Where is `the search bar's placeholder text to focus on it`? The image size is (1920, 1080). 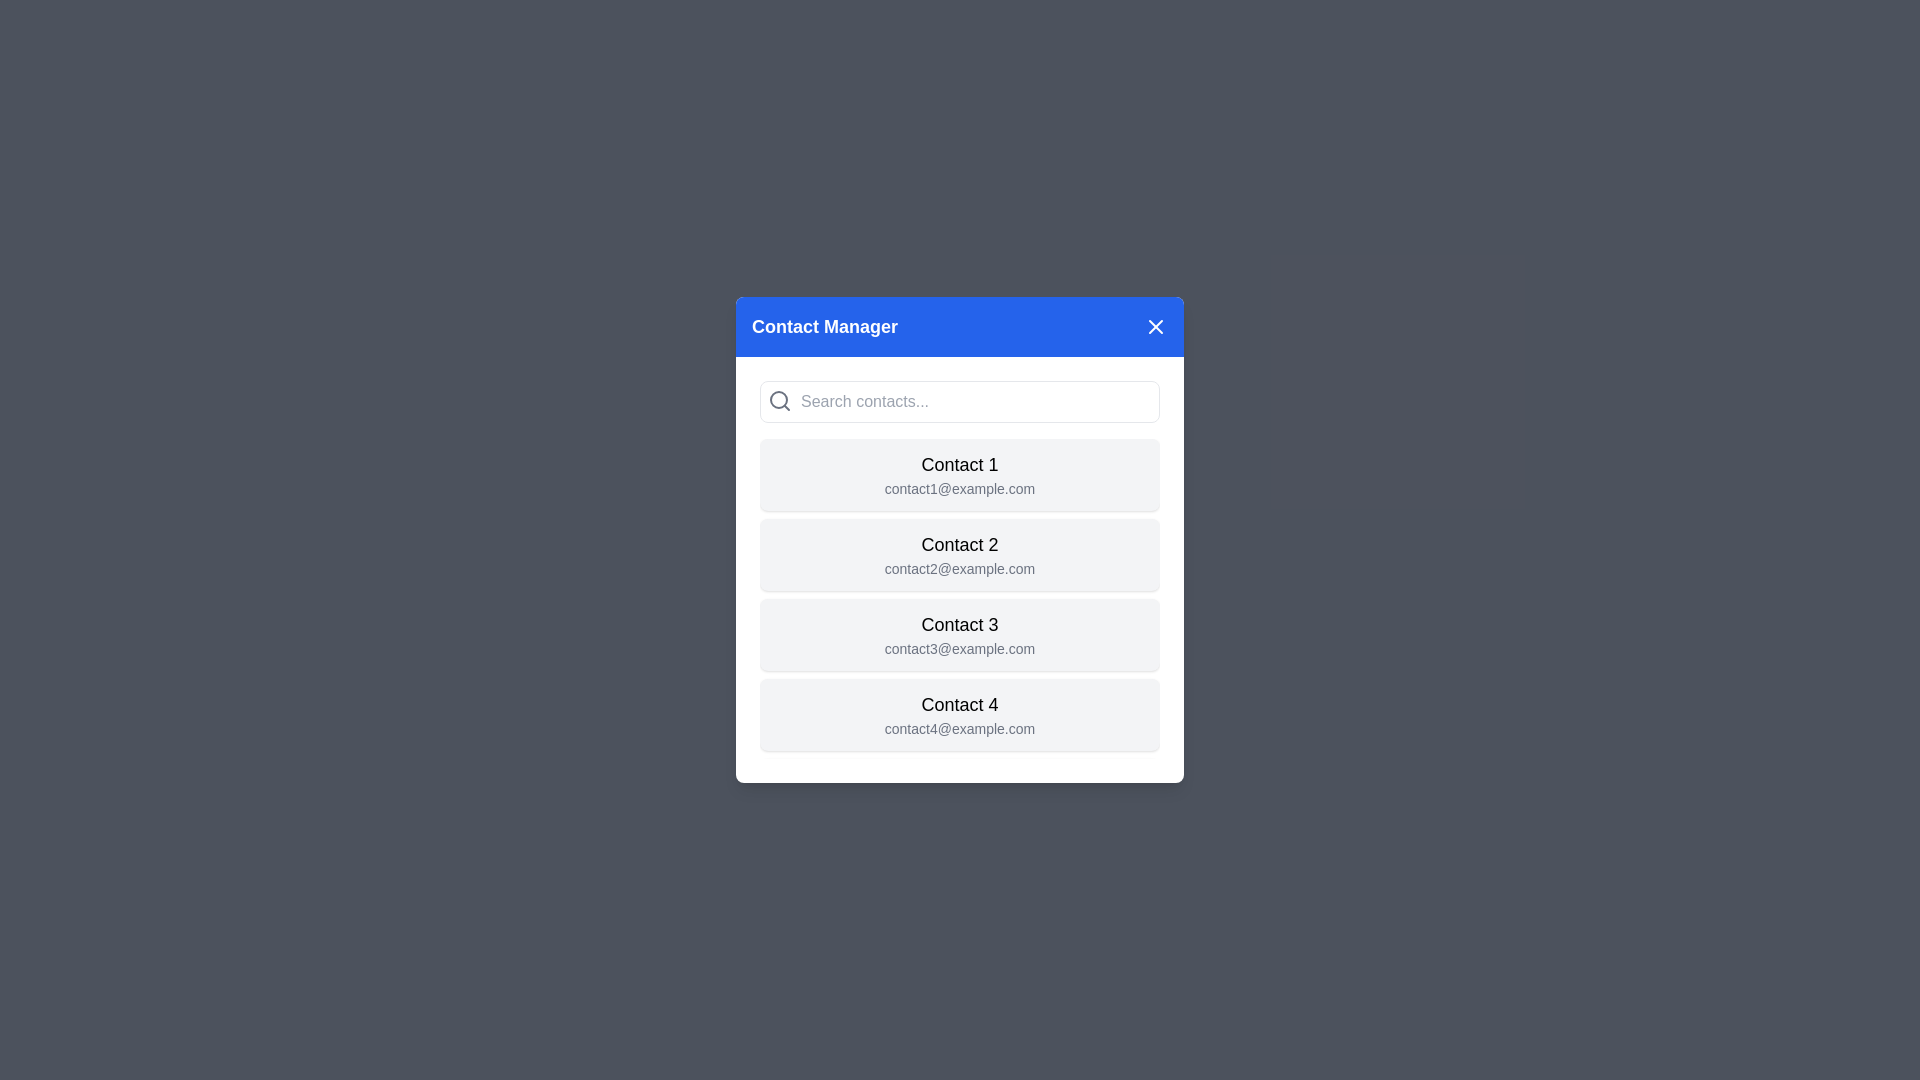
the search bar's placeholder text to focus on it is located at coordinates (960, 401).